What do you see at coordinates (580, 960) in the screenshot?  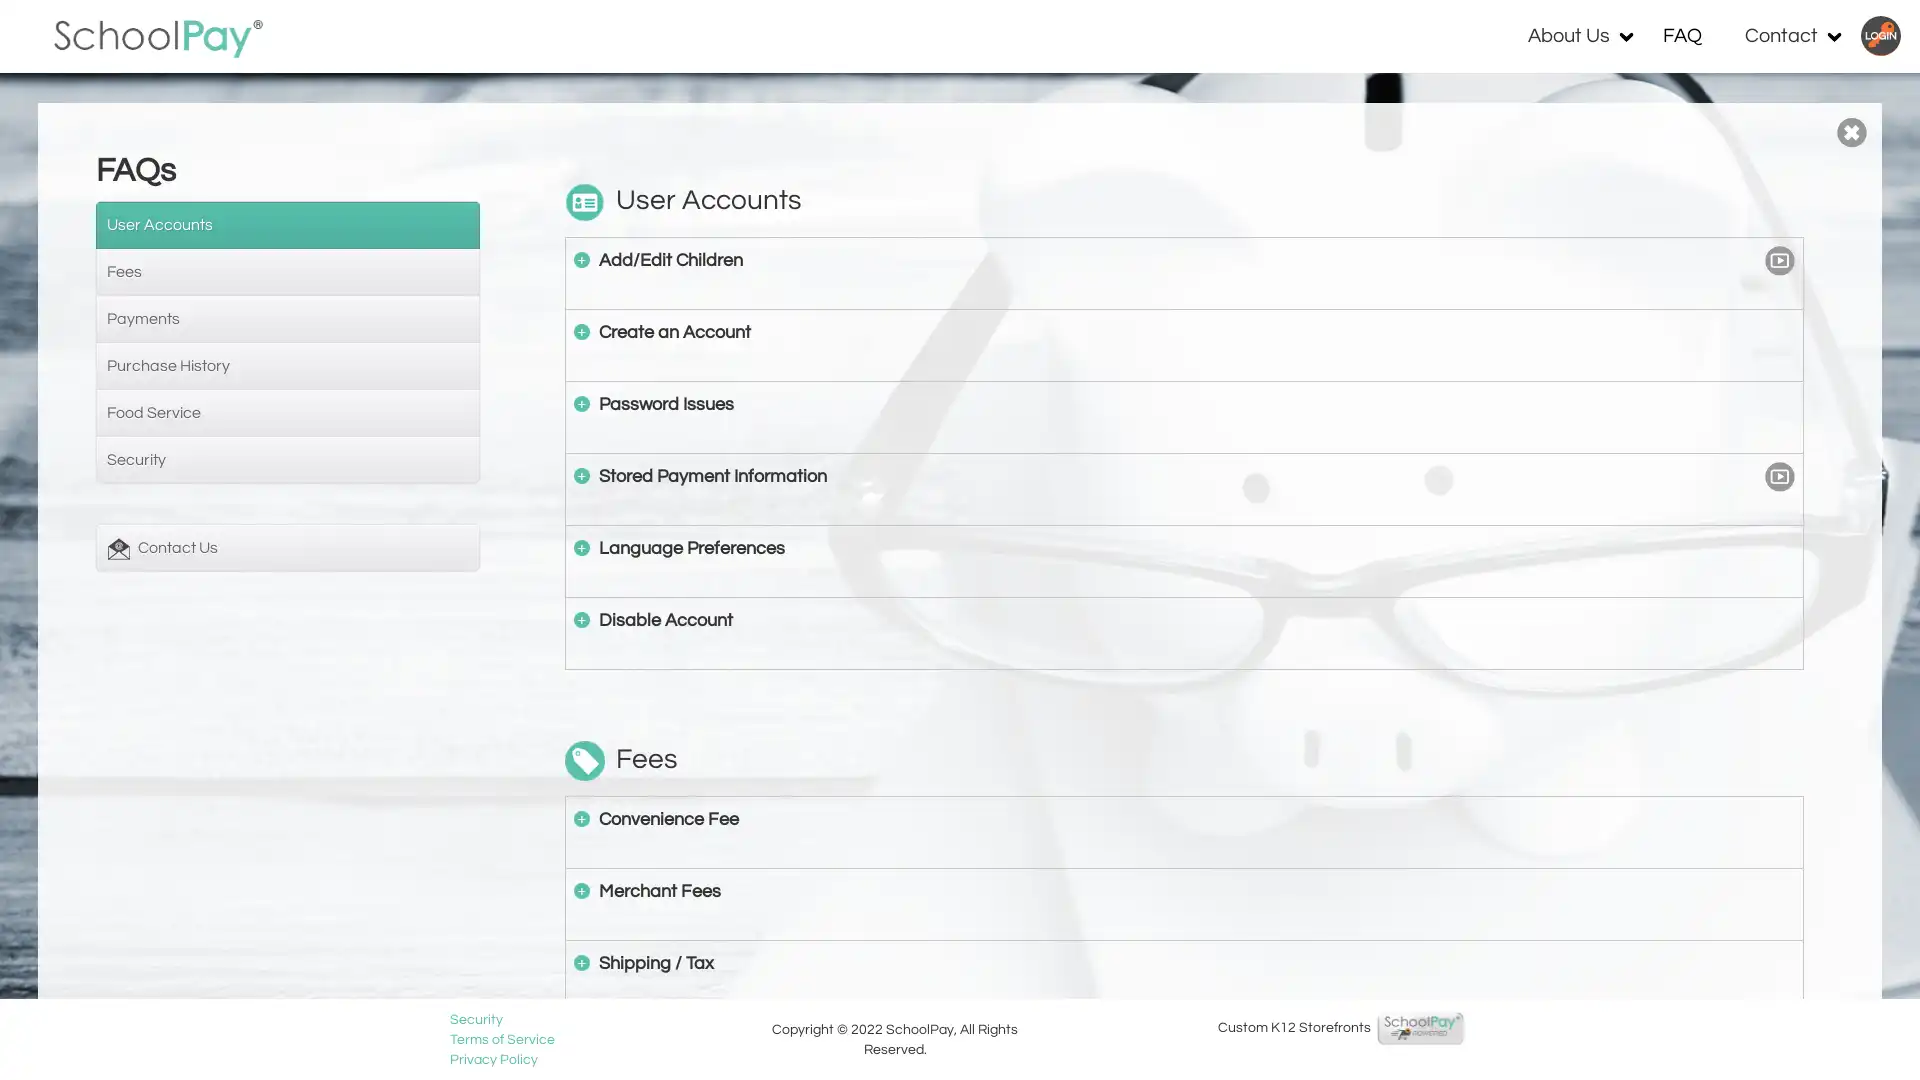 I see `Shipping and Tax` at bounding box center [580, 960].